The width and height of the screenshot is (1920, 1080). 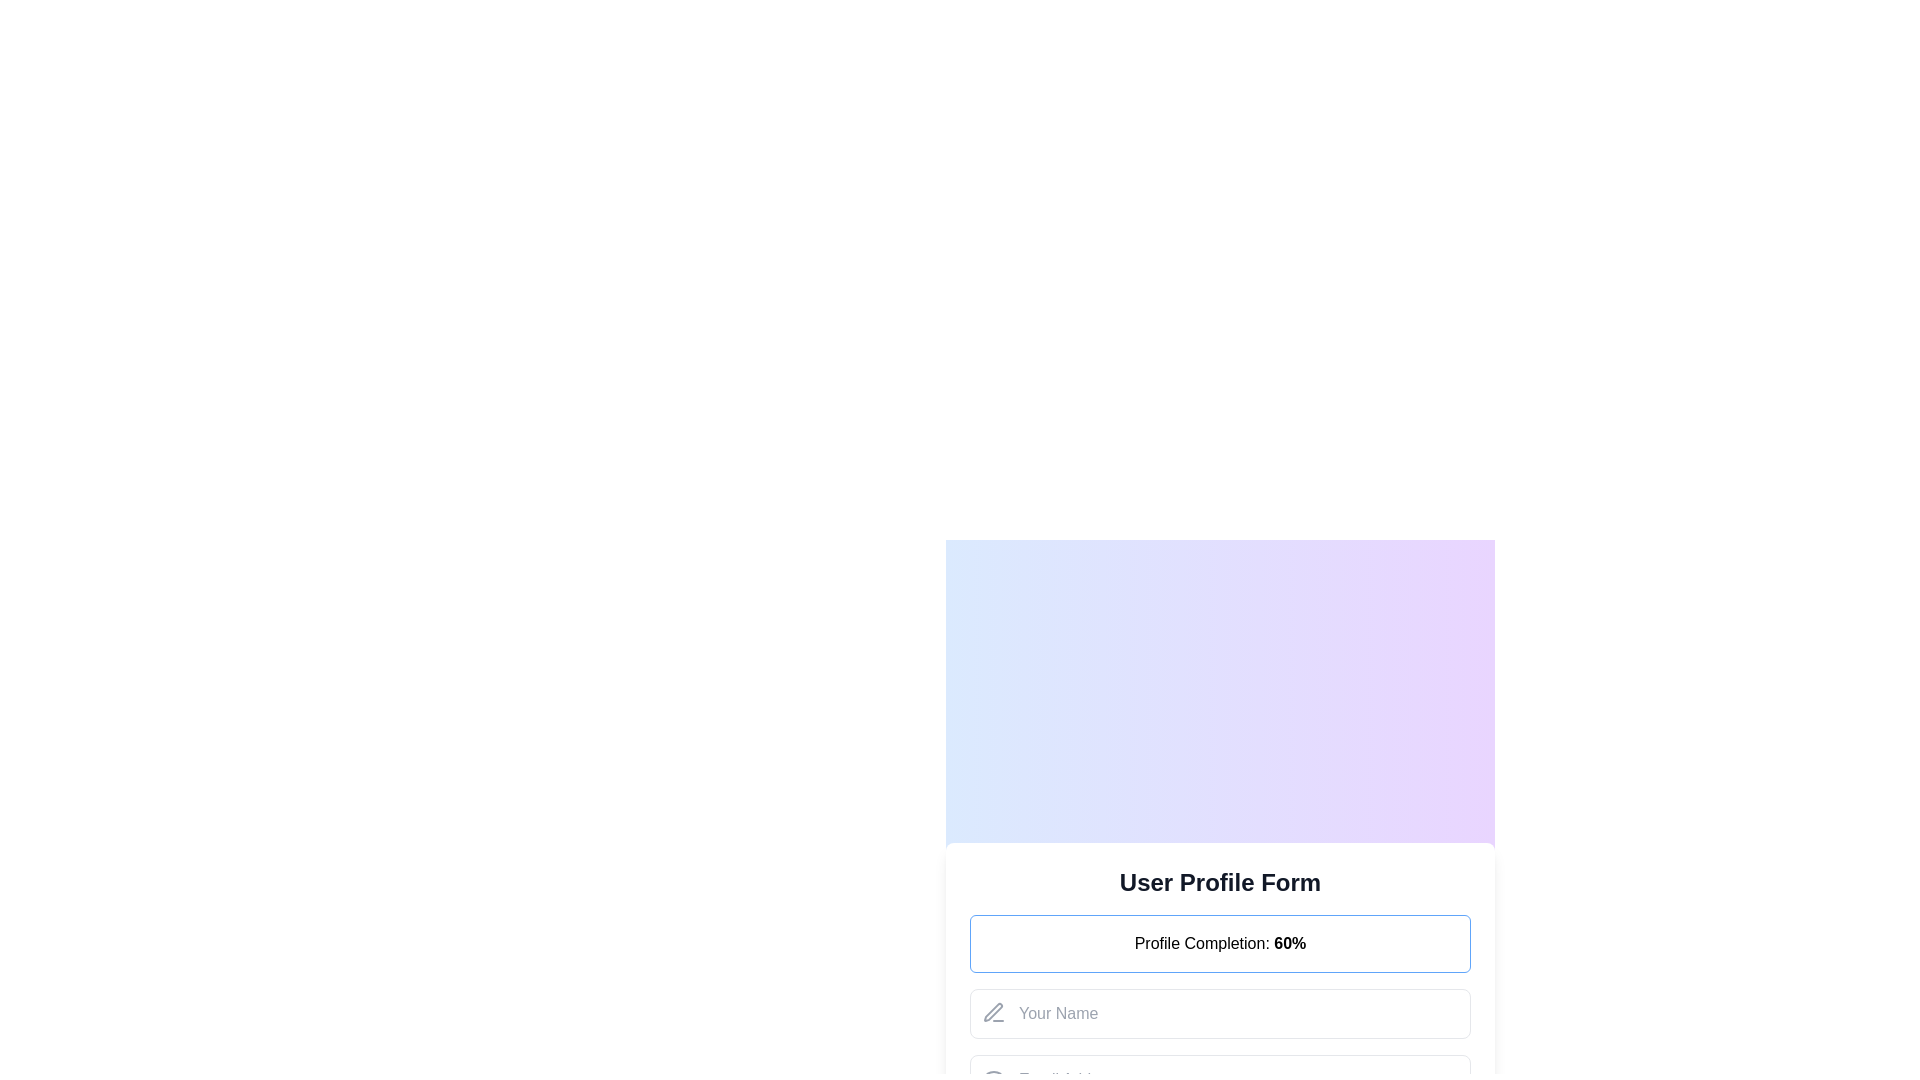 I want to click on the Informational text section displaying 'Profile Completion: 60%' with a blue border, located under the 'User Profile Form' title, so click(x=1219, y=943).